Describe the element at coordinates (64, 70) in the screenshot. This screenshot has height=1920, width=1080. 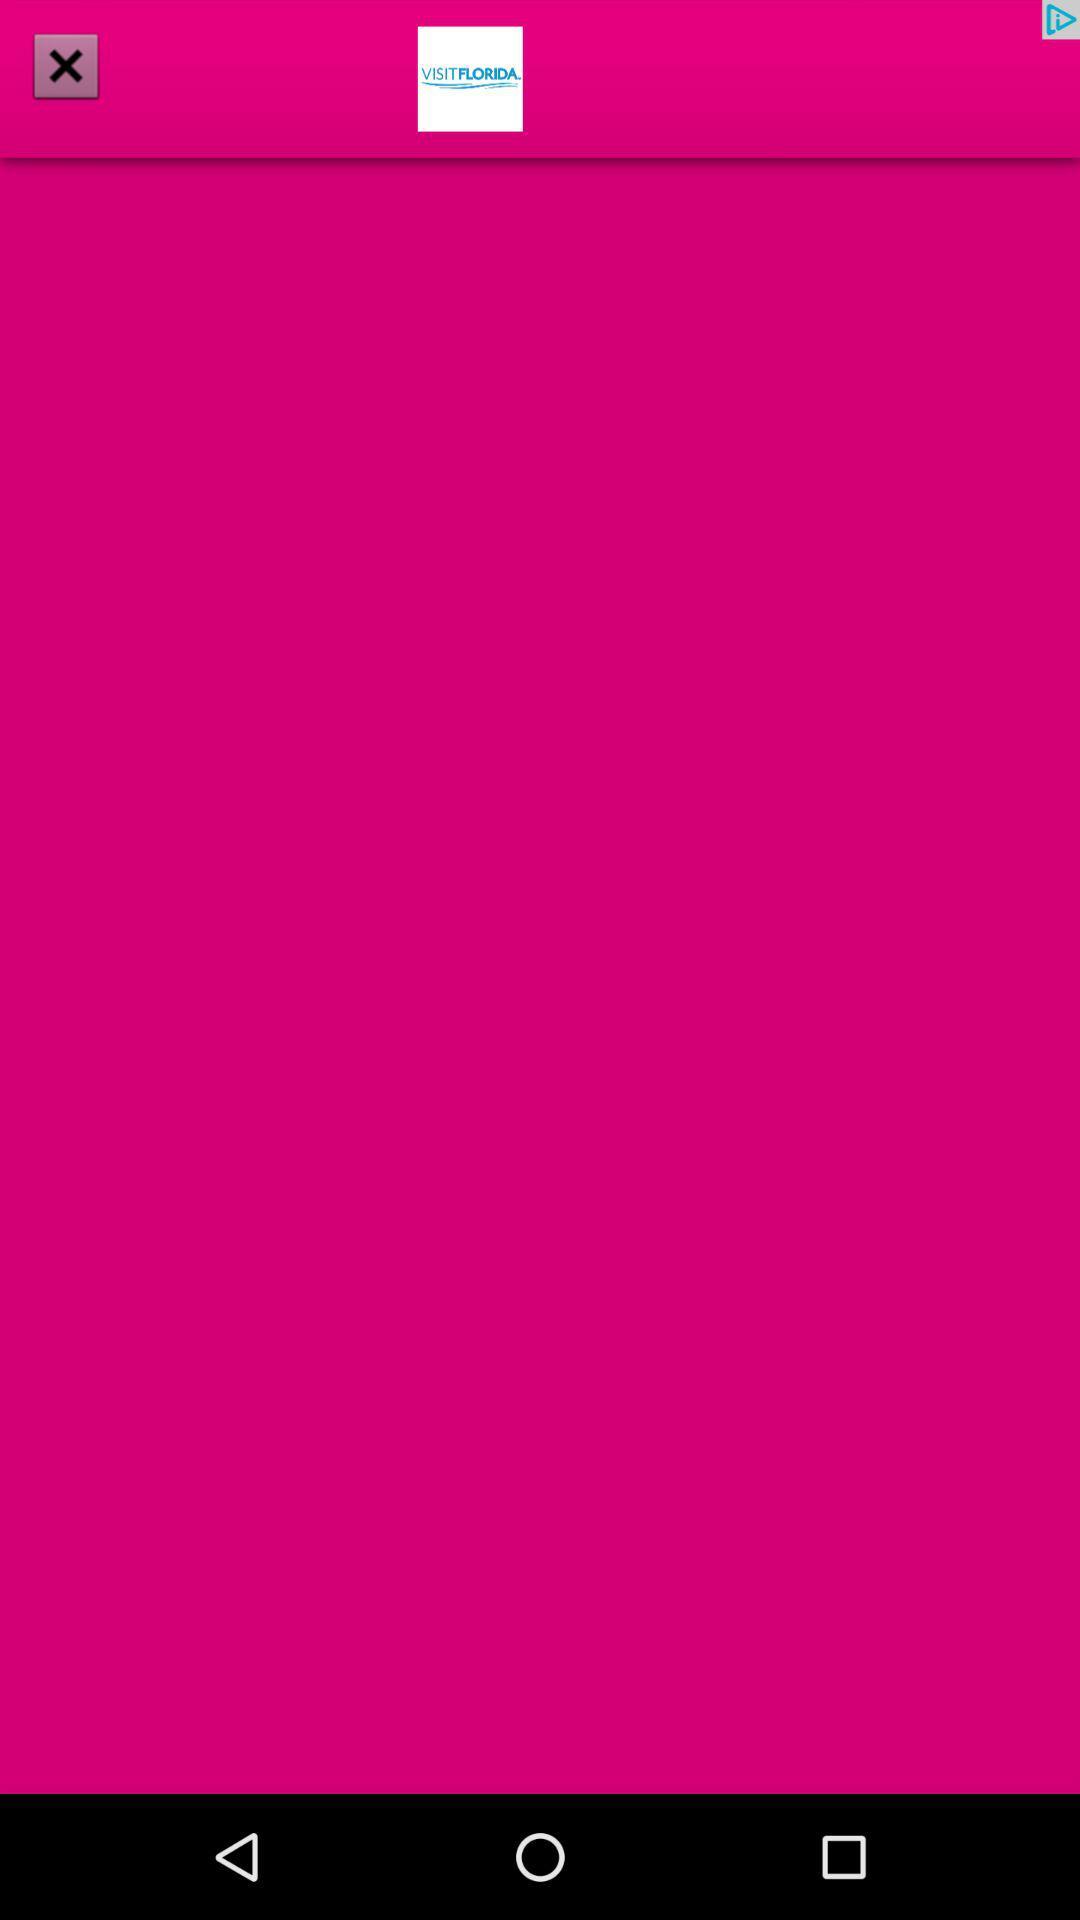
I see `the close icon` at that location.